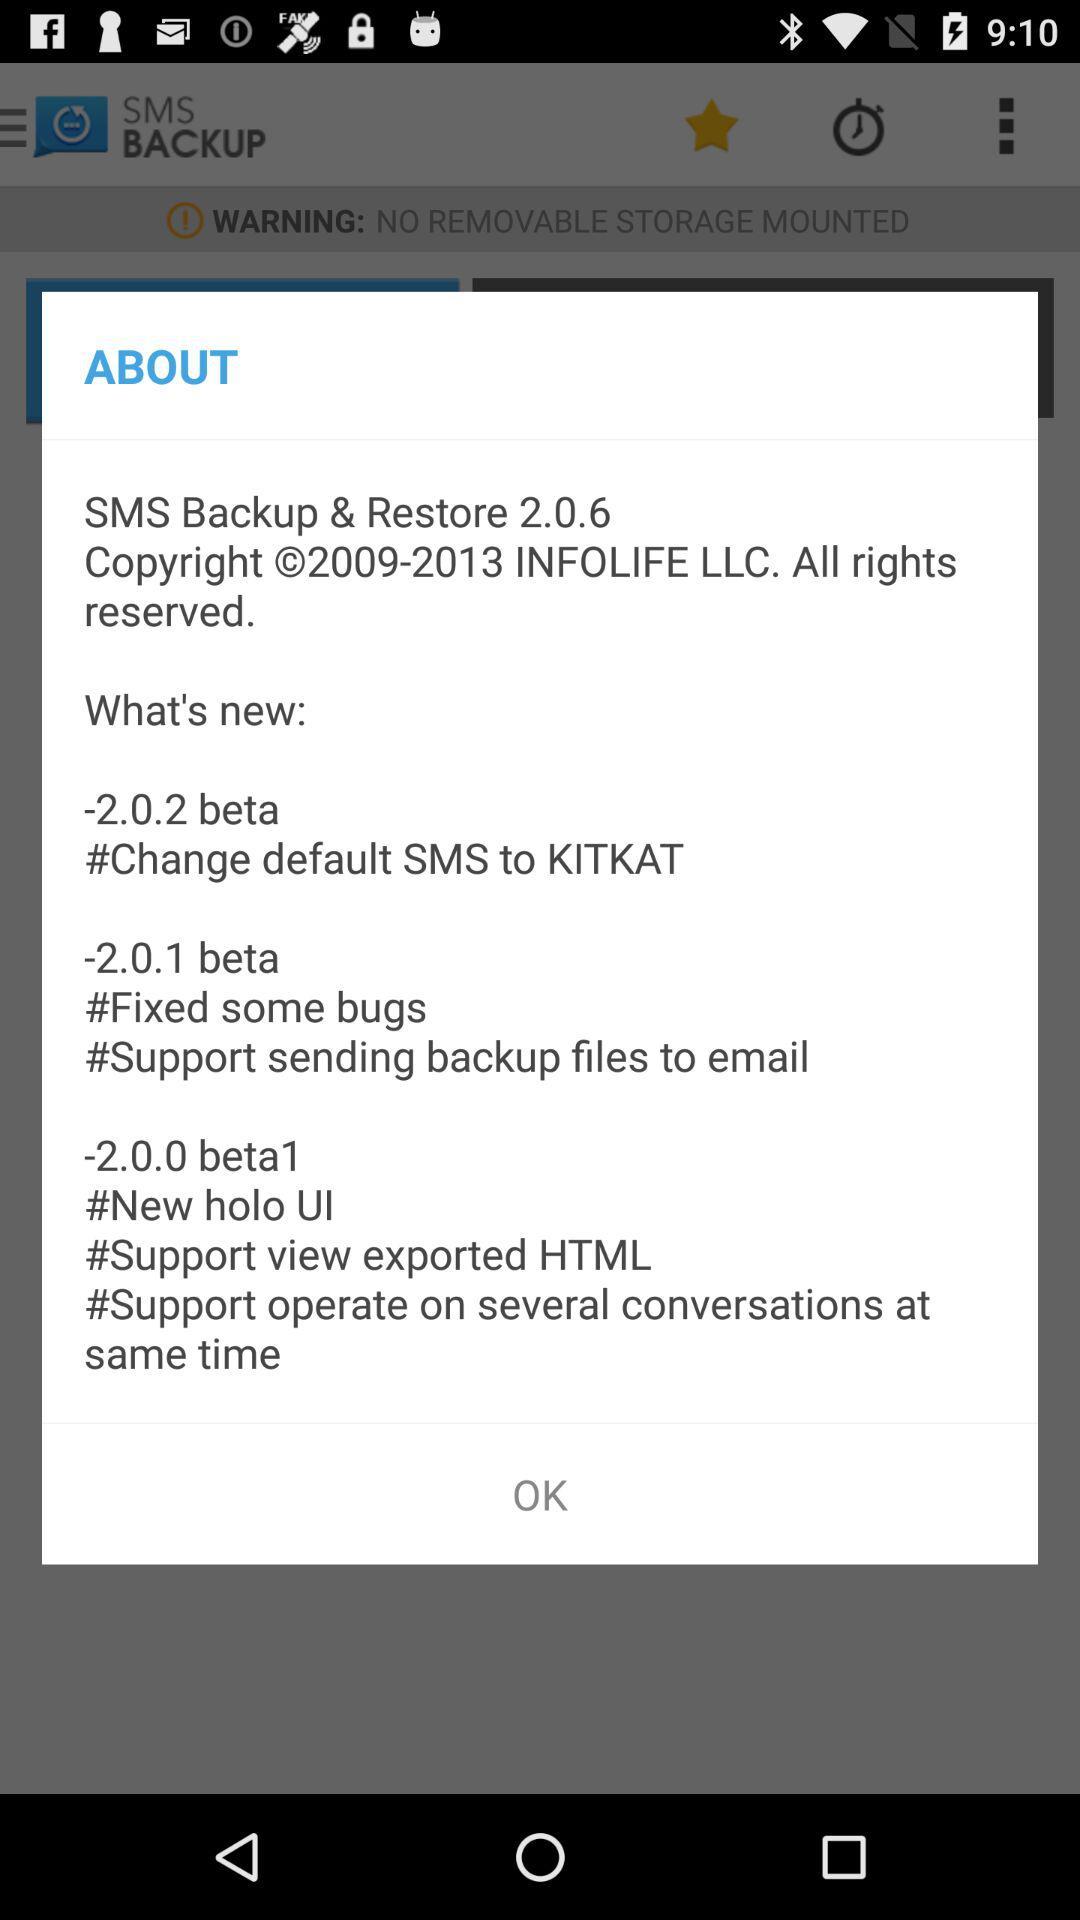 This screenshot has height=1920, width=1080. What do you see at coordinates (540, 1493) in the screenshot?
I see `app below the sms backup restore icon` at bounding box center [540, 1493].